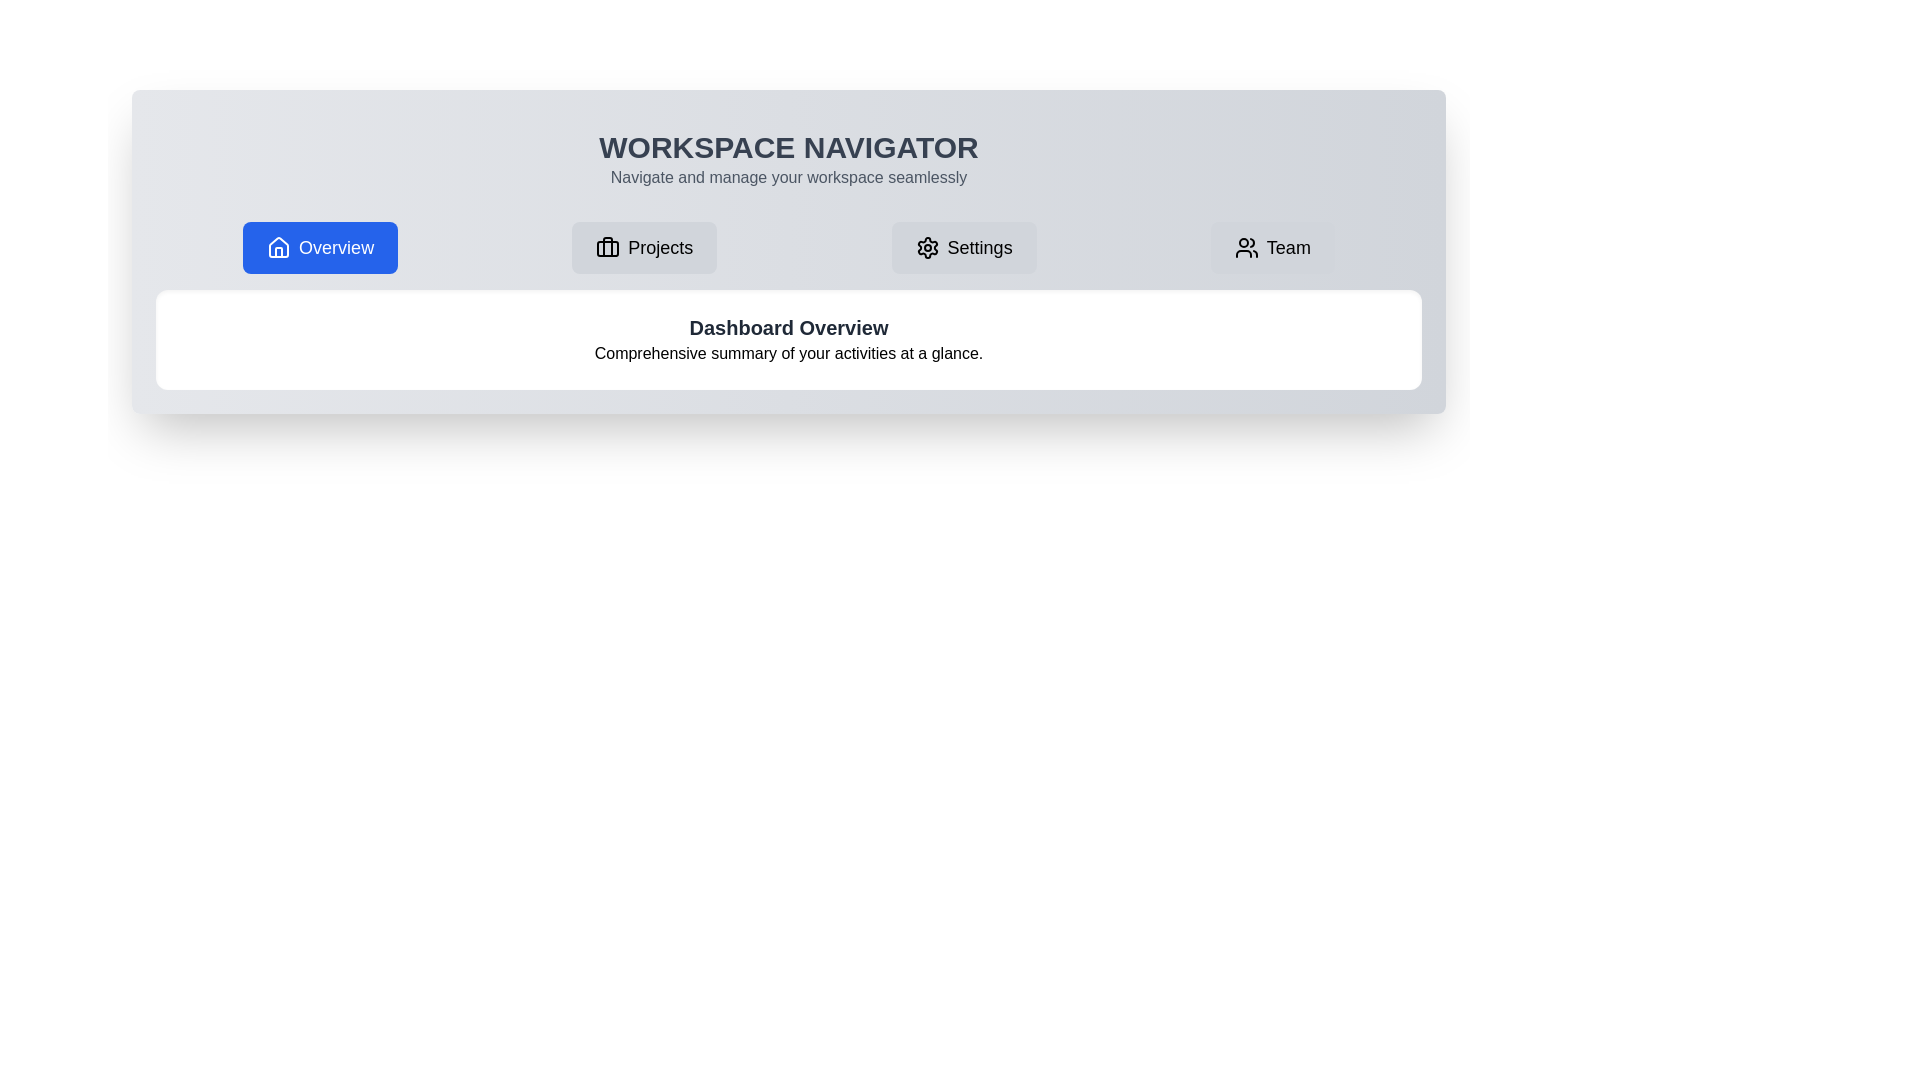 This screenshot has width=1920, height=1080. Describe the element at coordinates (336, 246) in the screenshot. I see `the text label indicating the overview section of the workspace, located under the 'WORKSPACE NAVIGATOR' header, to the right of the house icon` at that location.